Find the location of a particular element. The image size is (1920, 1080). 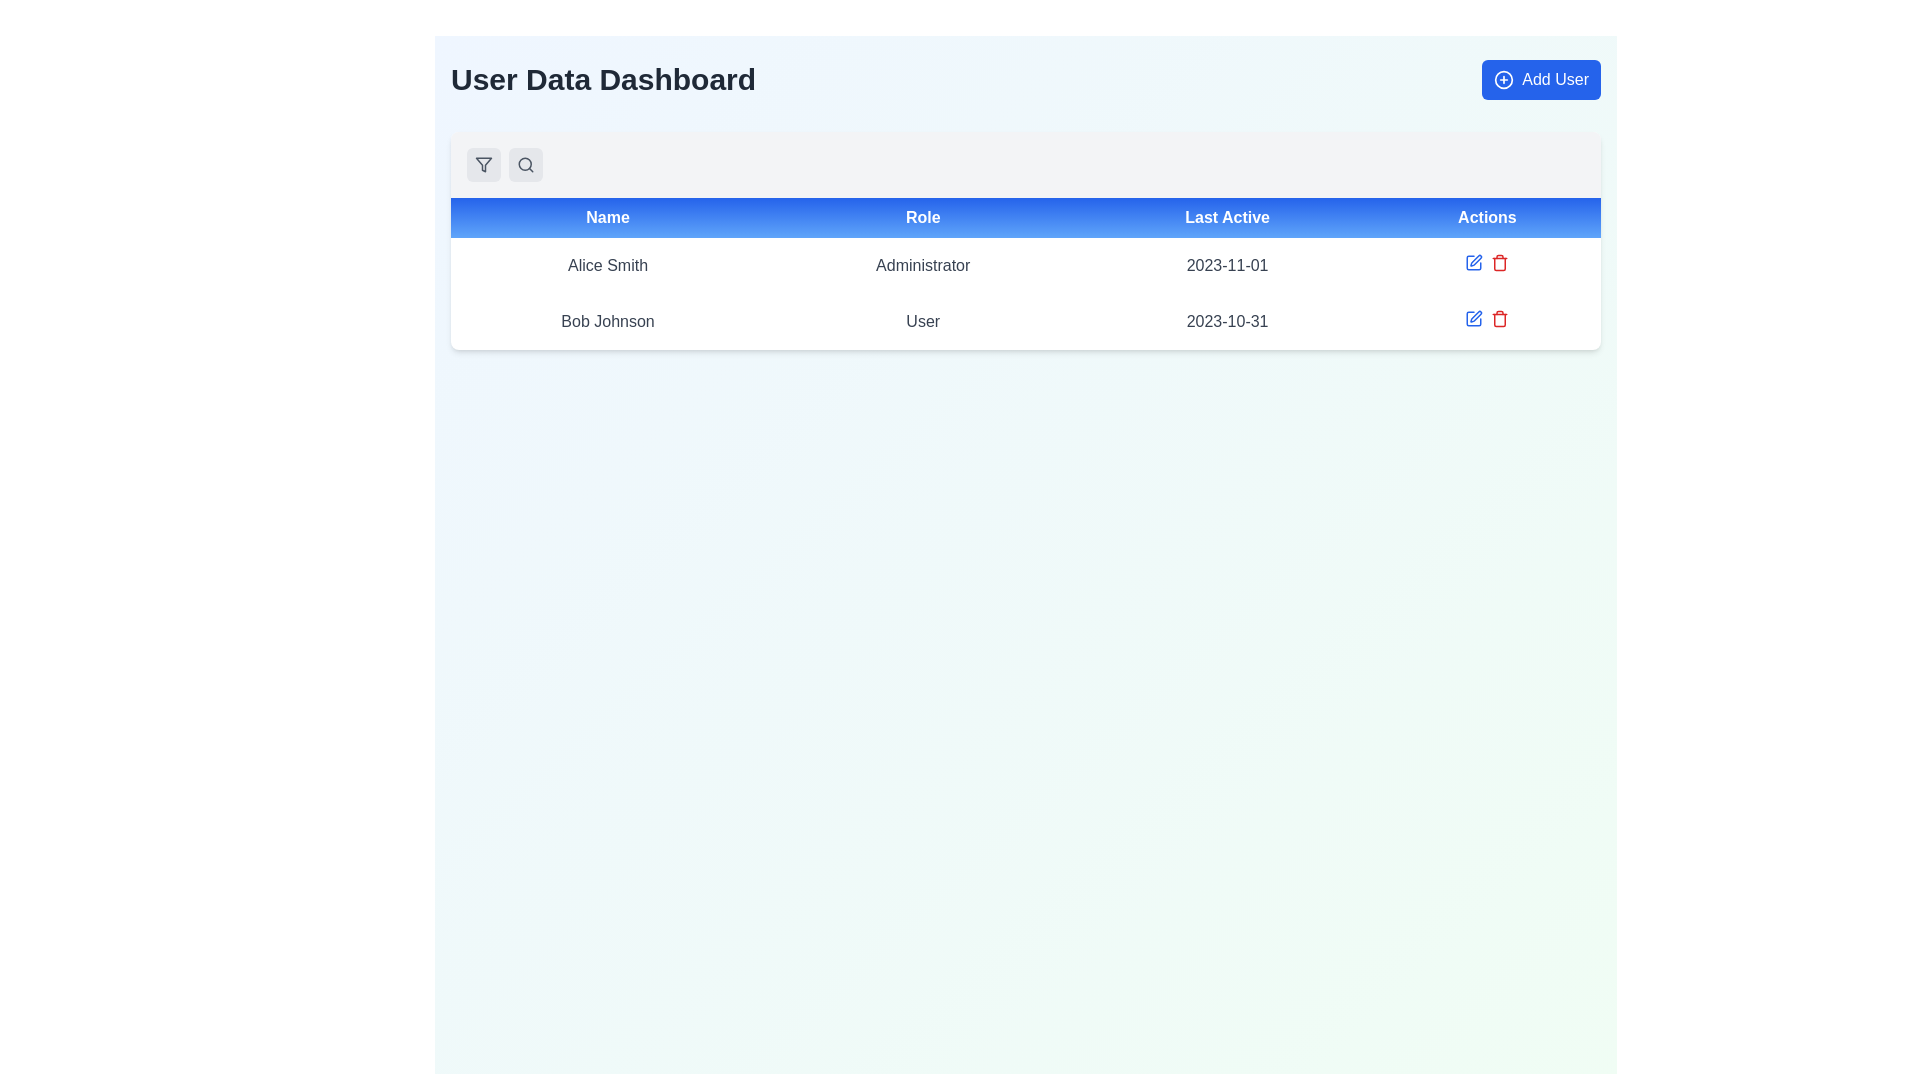

the button with a filter icon, which is a square button with rounded corners and a light gray background, located in the header section of the interface, to the left of the search button is located at coordinates (484, 164).